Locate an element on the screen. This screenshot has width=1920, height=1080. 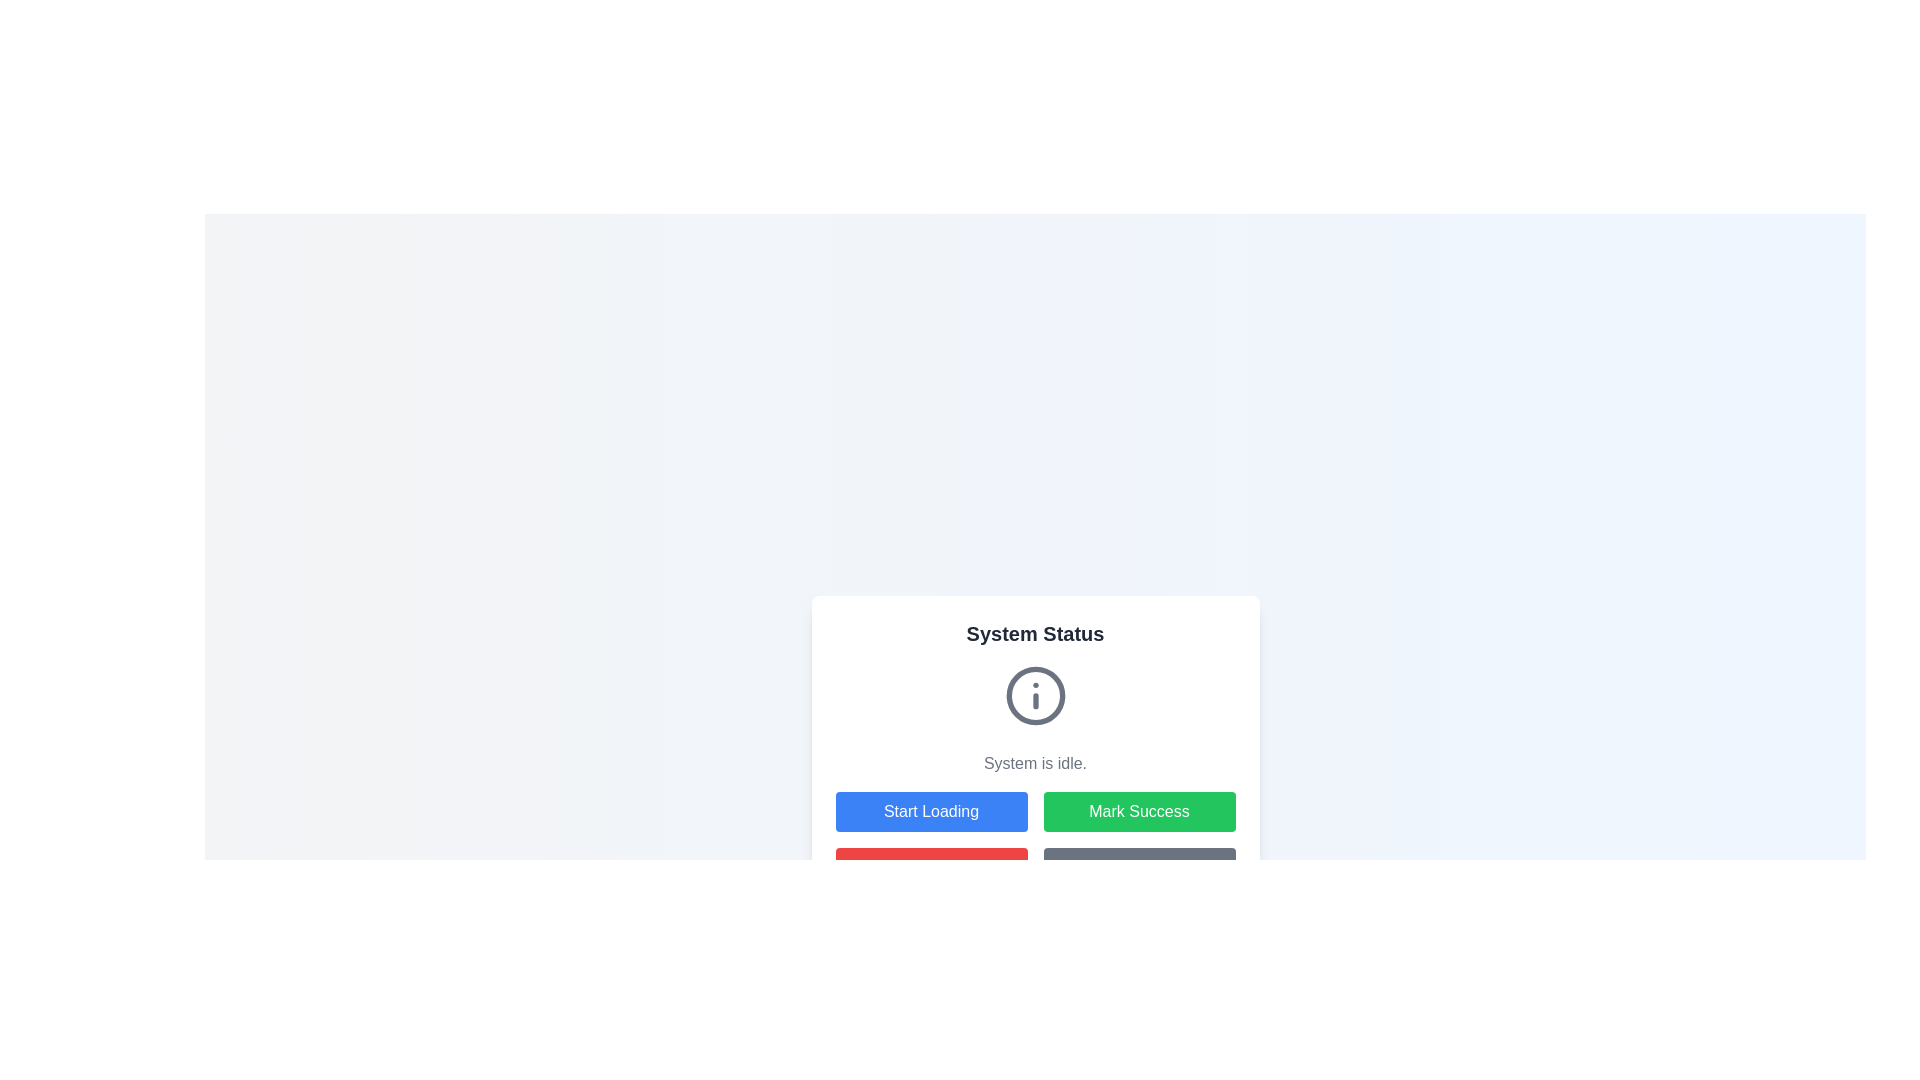
the circular perimeter of the info icon, which is centrally located within the 'System Status' card, above the text 'System is idle.' is located at coordinates (1035, 694).